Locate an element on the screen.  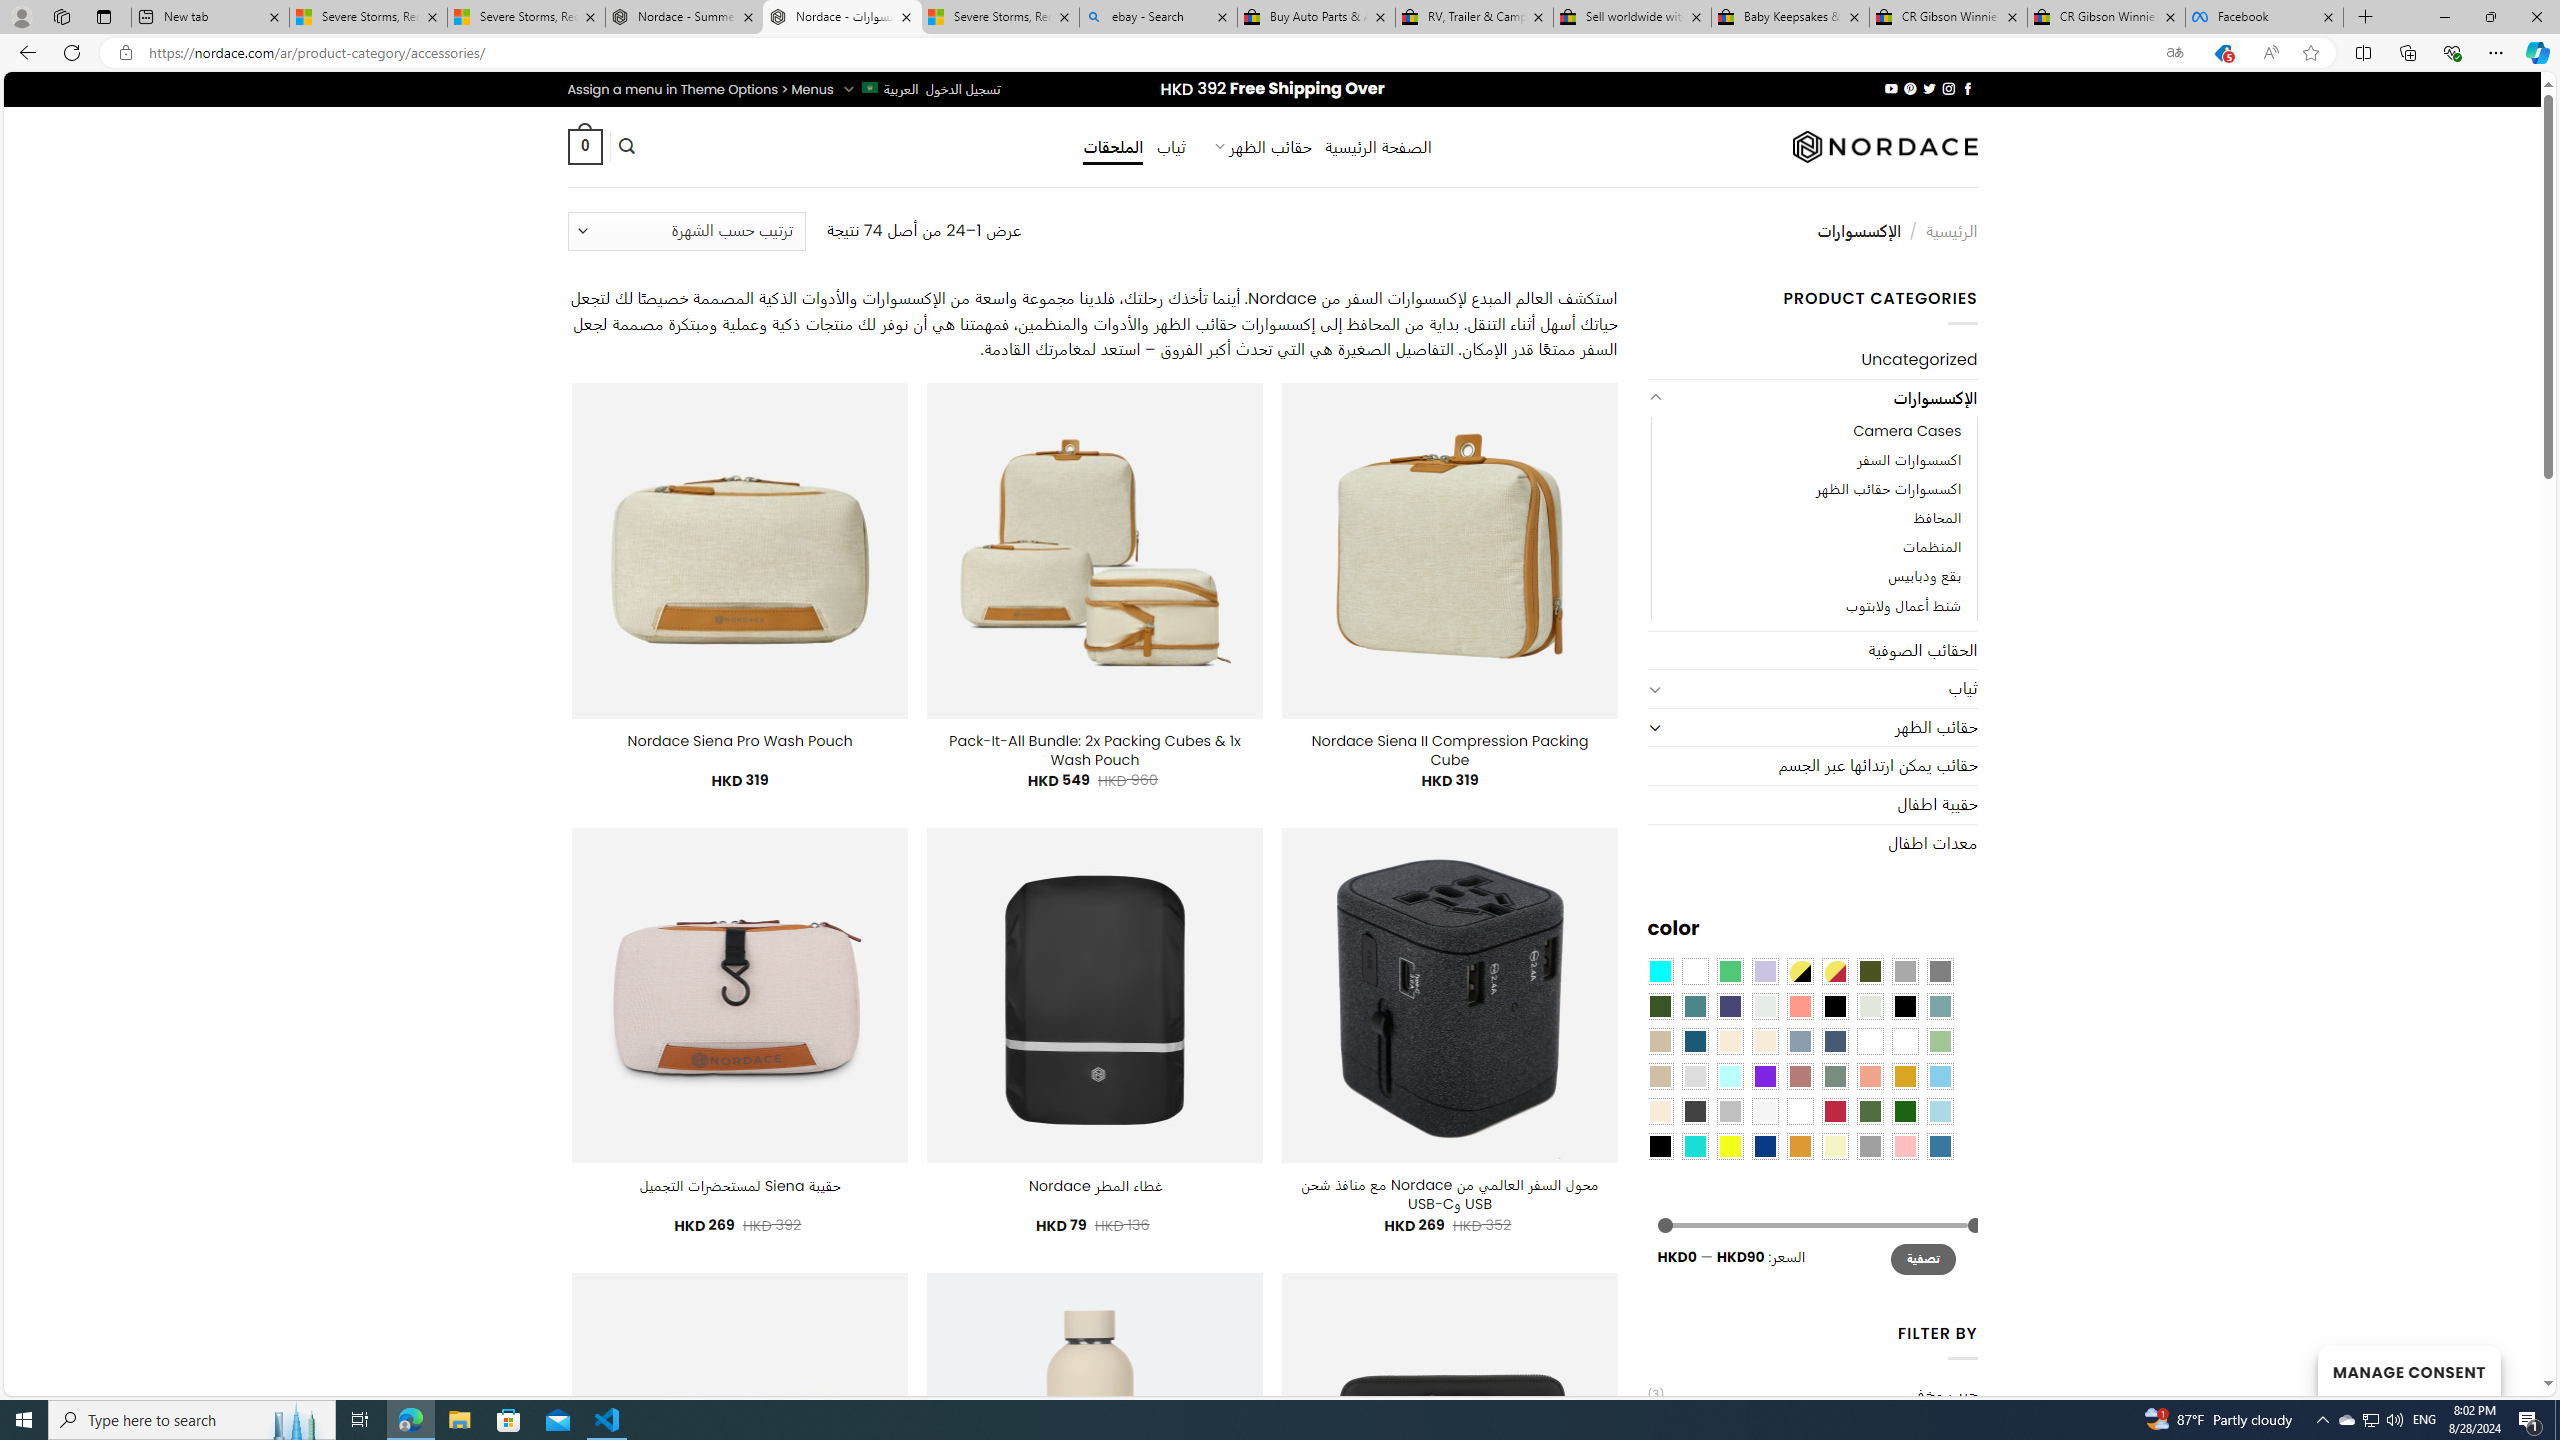
'MANAGE CONSENT' is located at coordinates (2408, 1370).